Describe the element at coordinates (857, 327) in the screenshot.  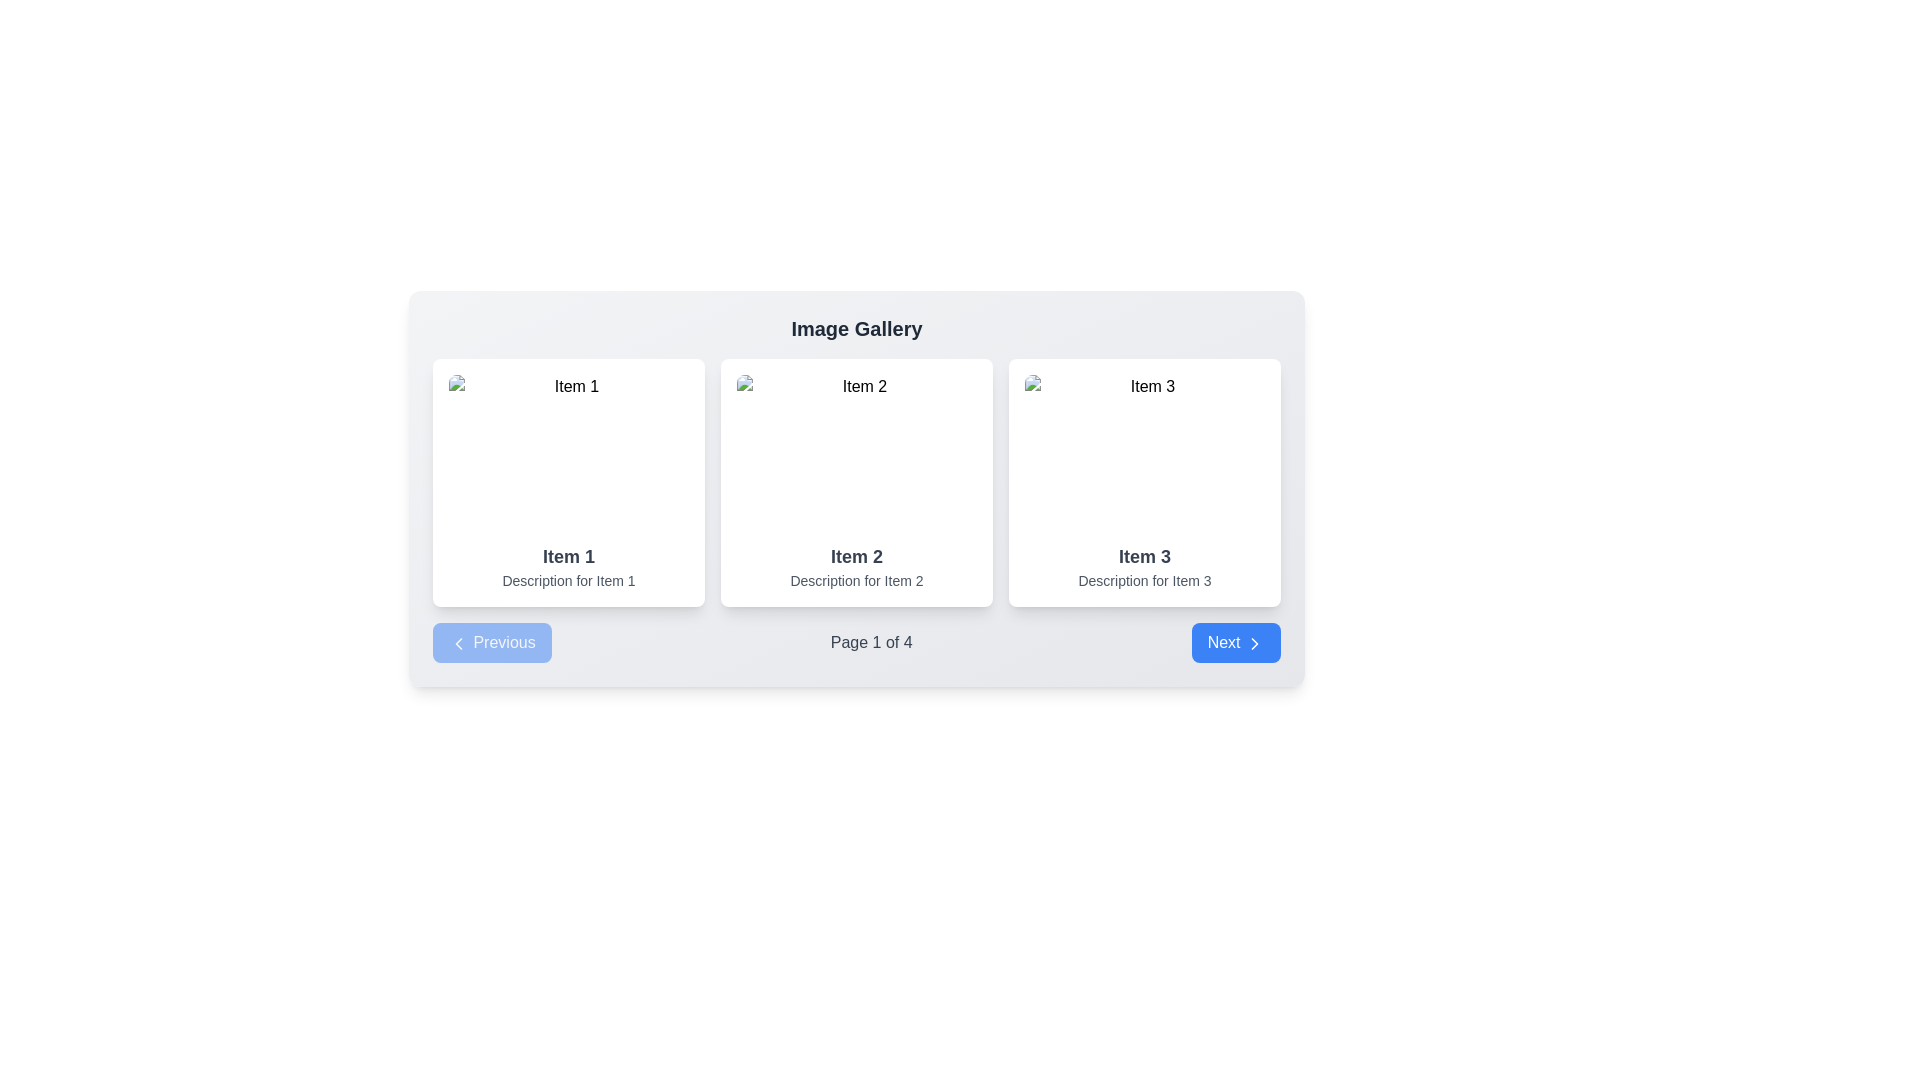
I see `text from the title Text Label indicating the purpose of the image gallery, which is located at the top of the main content area` at that location.